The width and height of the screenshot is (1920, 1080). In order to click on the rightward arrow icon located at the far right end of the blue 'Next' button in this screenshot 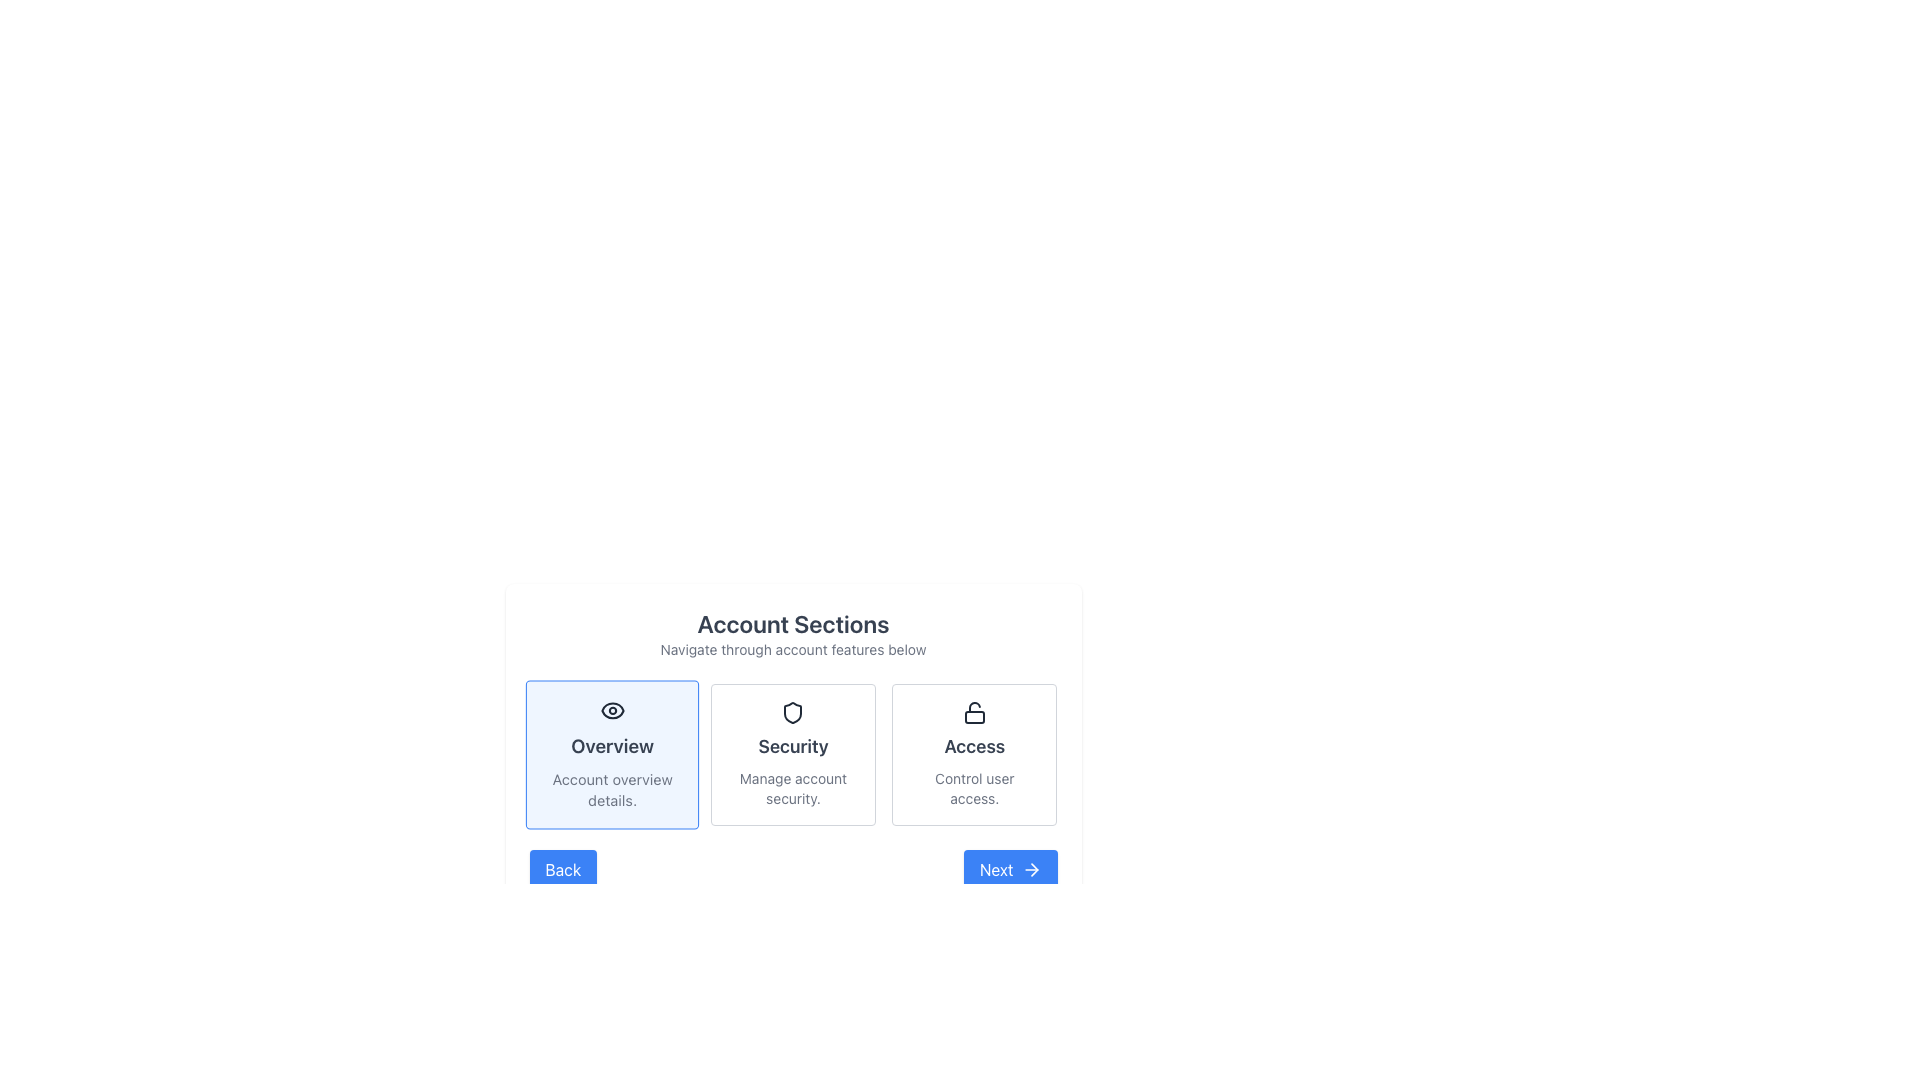, I will do `click(1031, 869)`.